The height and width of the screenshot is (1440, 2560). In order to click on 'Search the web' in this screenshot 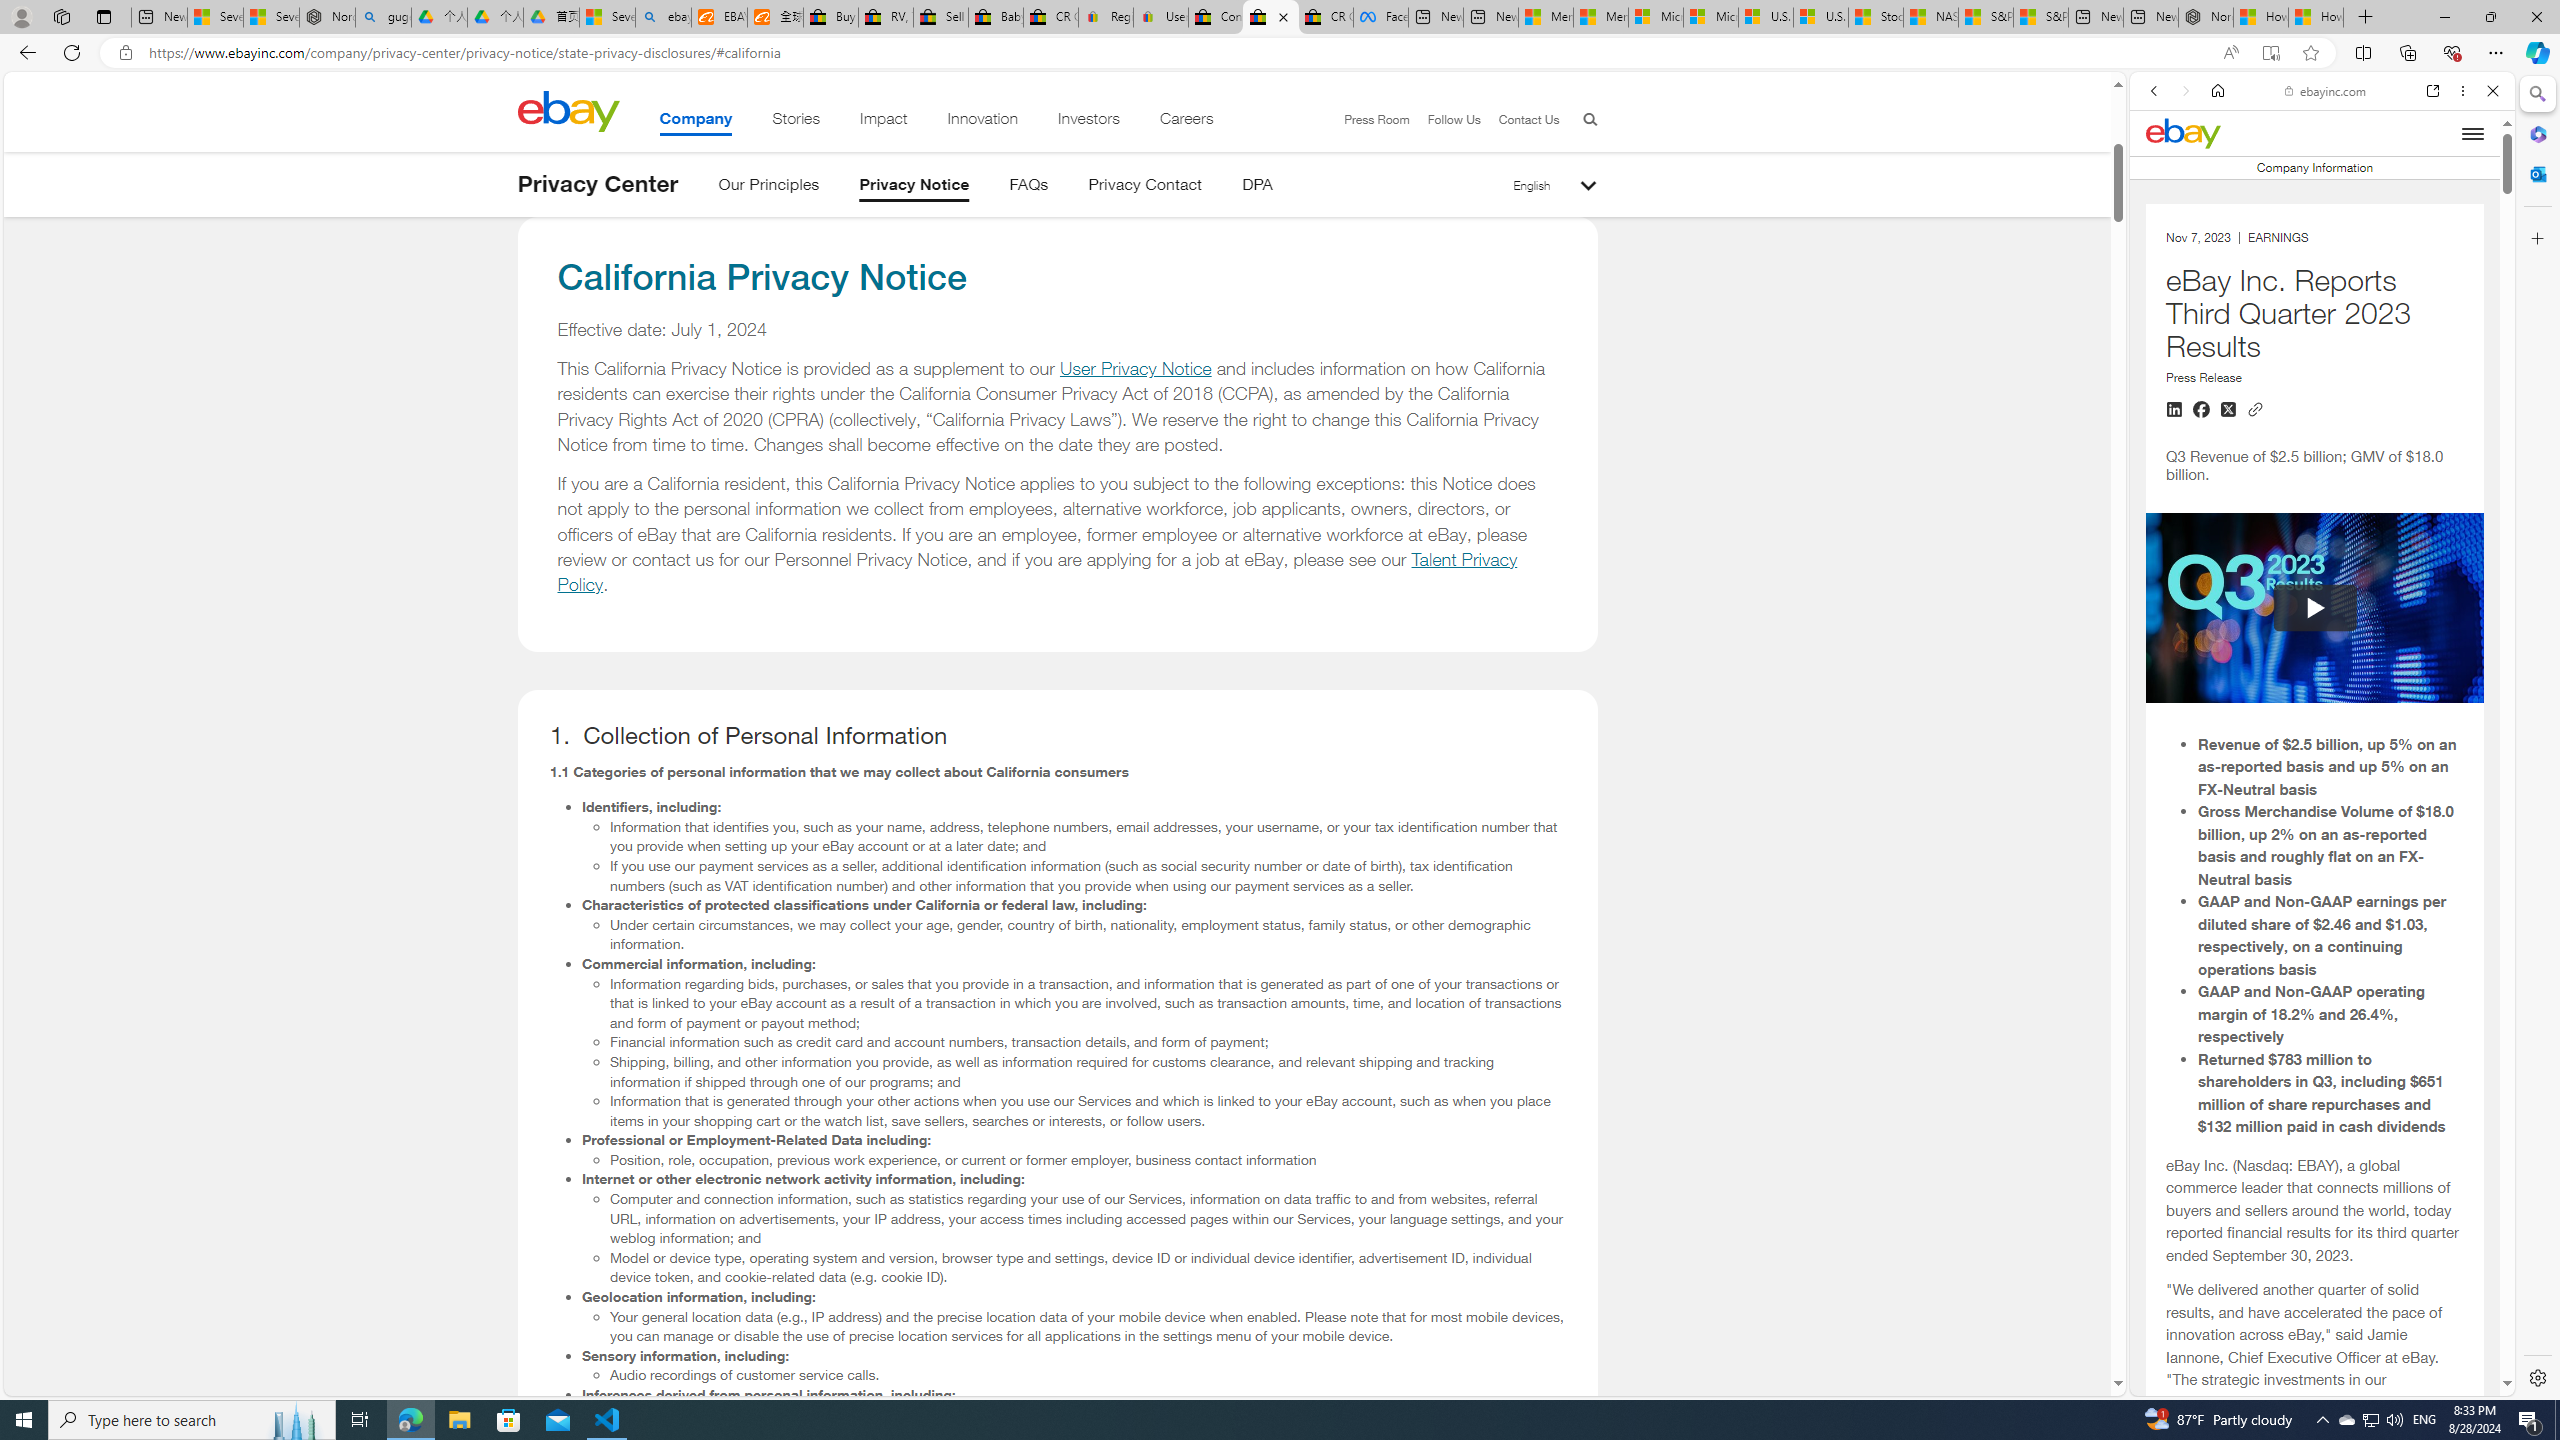, I will do `click(2331, 137)`.